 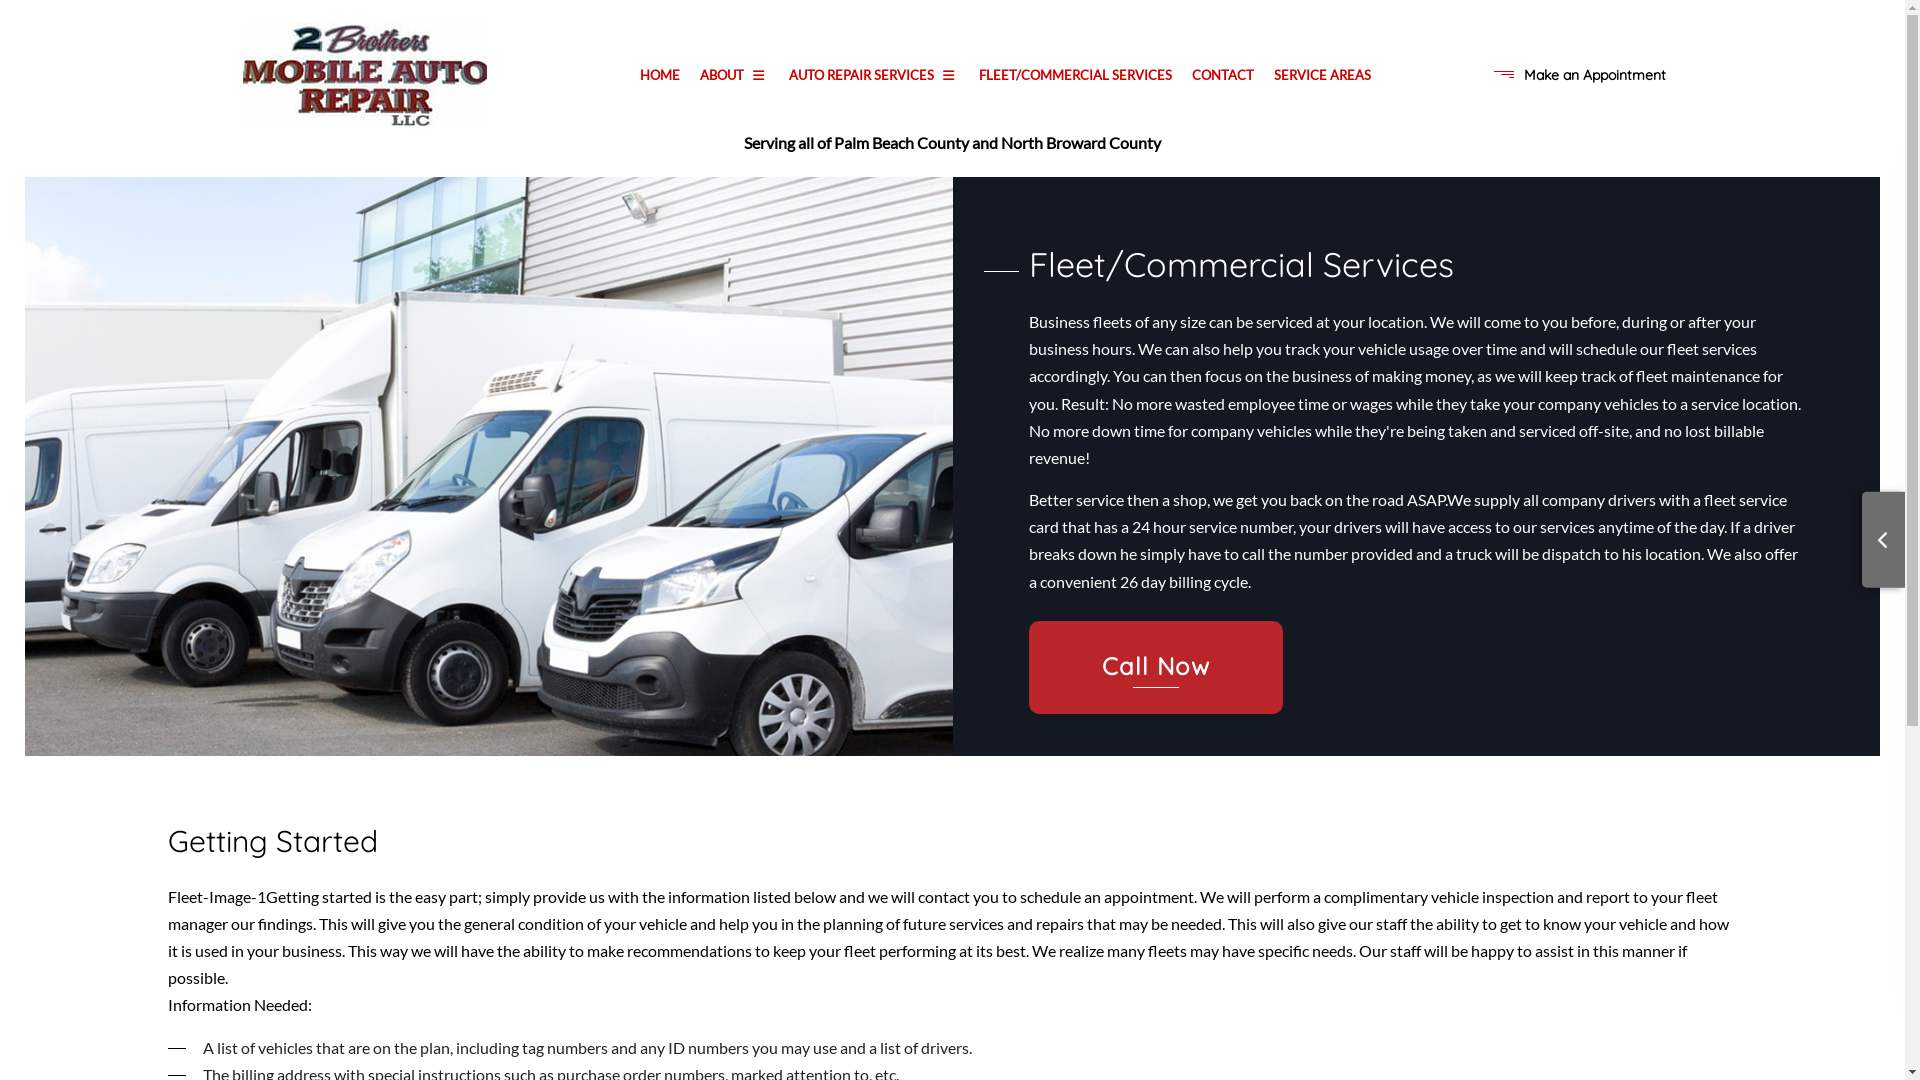 I want to click on 'Make an Appointment', so click(x=1593, y=73).